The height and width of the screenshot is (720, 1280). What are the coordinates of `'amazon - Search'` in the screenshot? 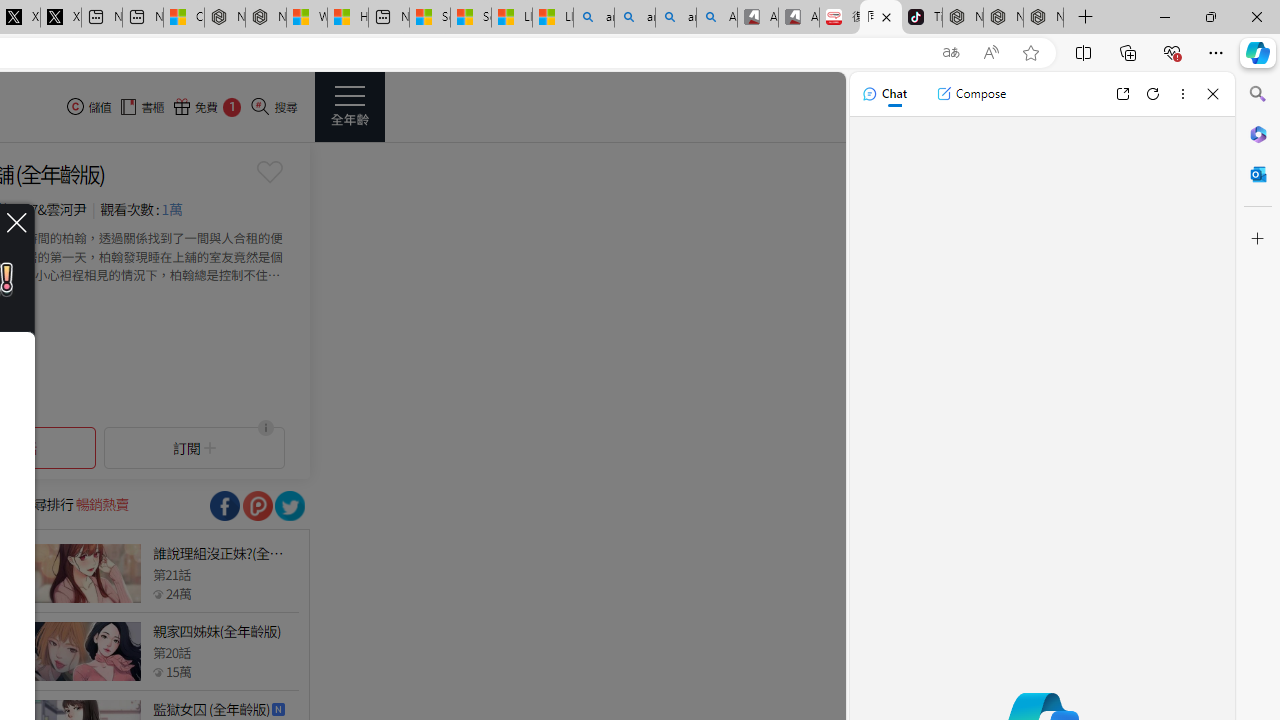 It's located at (633, 17).